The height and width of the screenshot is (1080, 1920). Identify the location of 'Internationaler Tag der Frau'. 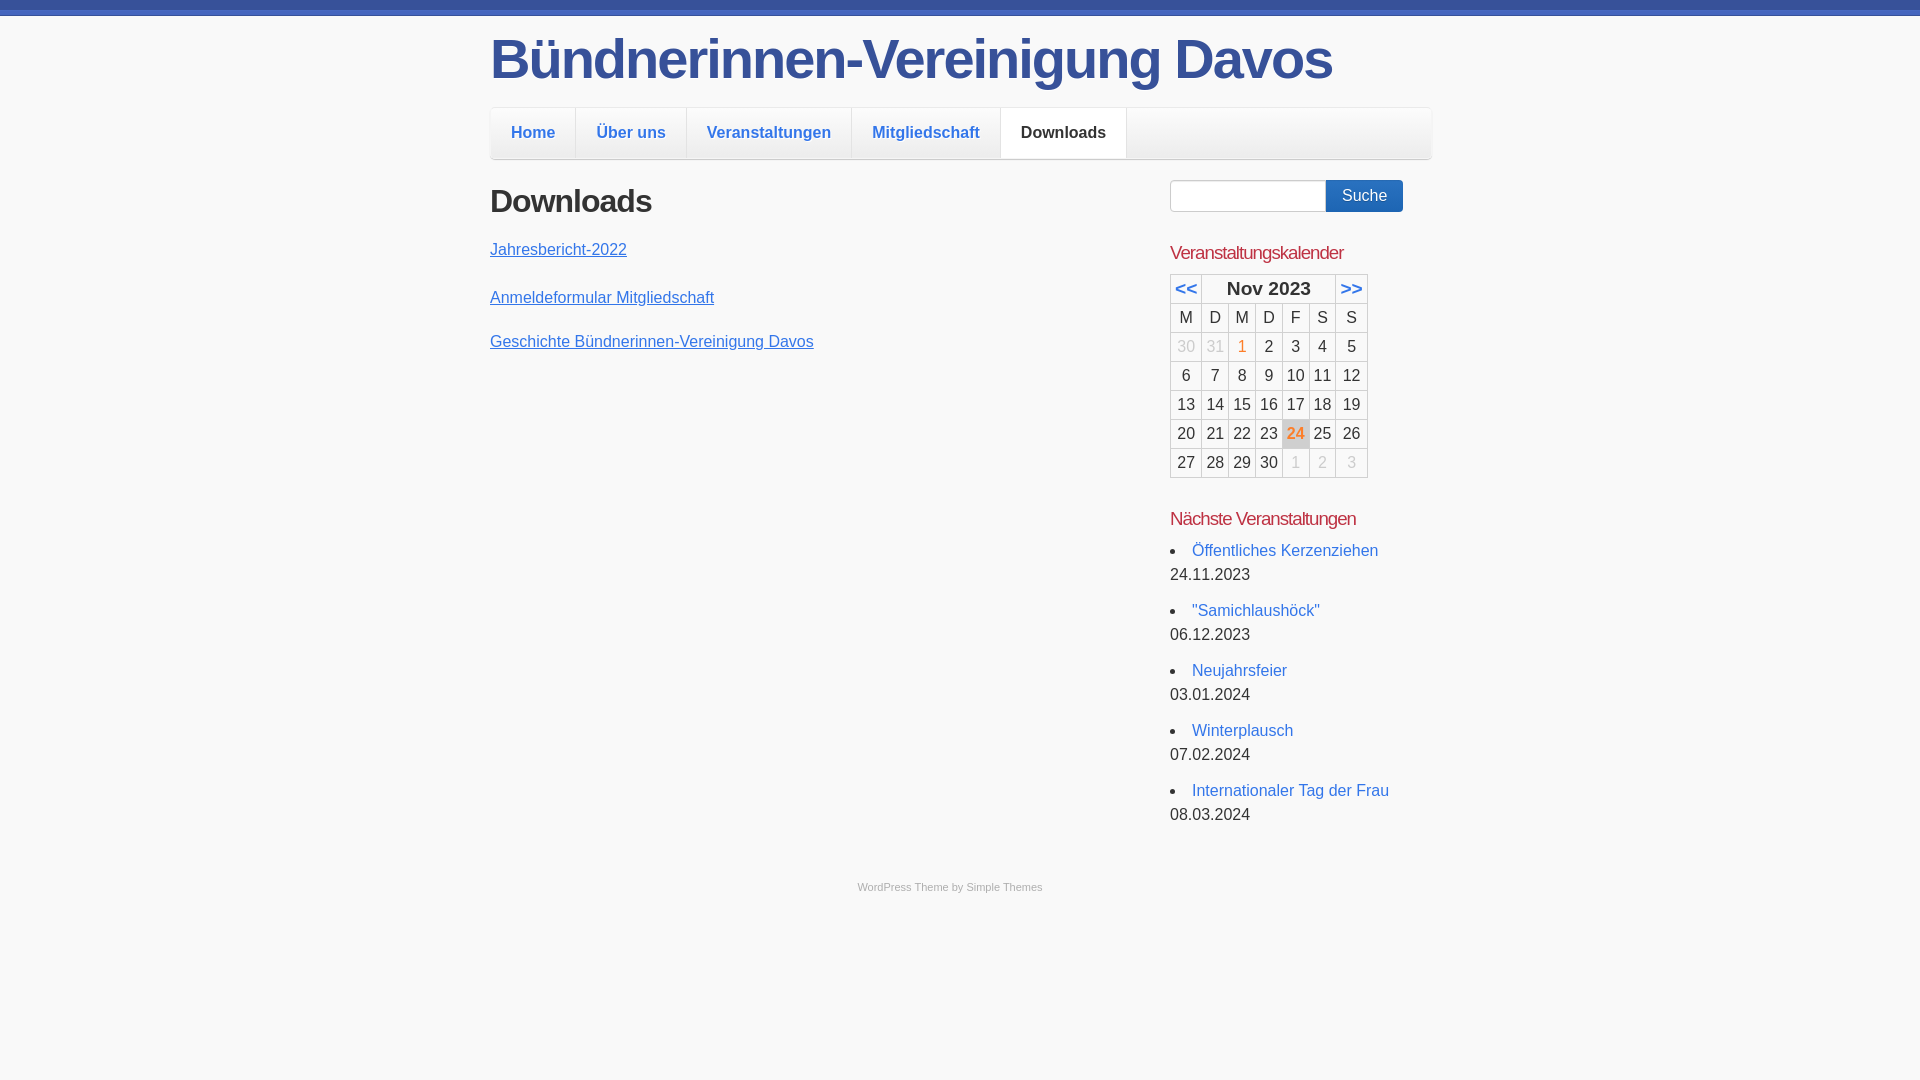
(1290, 789).